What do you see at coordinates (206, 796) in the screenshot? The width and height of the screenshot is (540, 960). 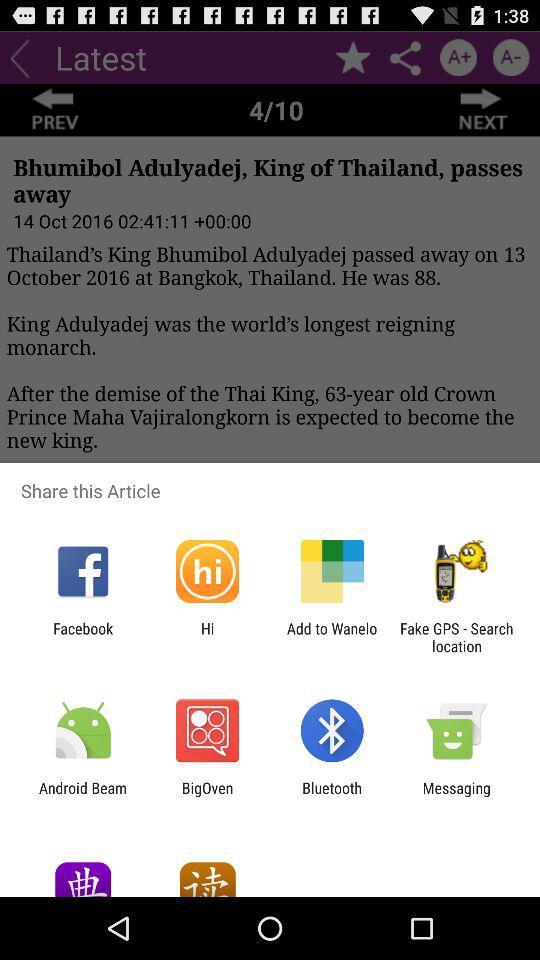 I see `item next to the bluetooth` at bounding box center [206, 796].